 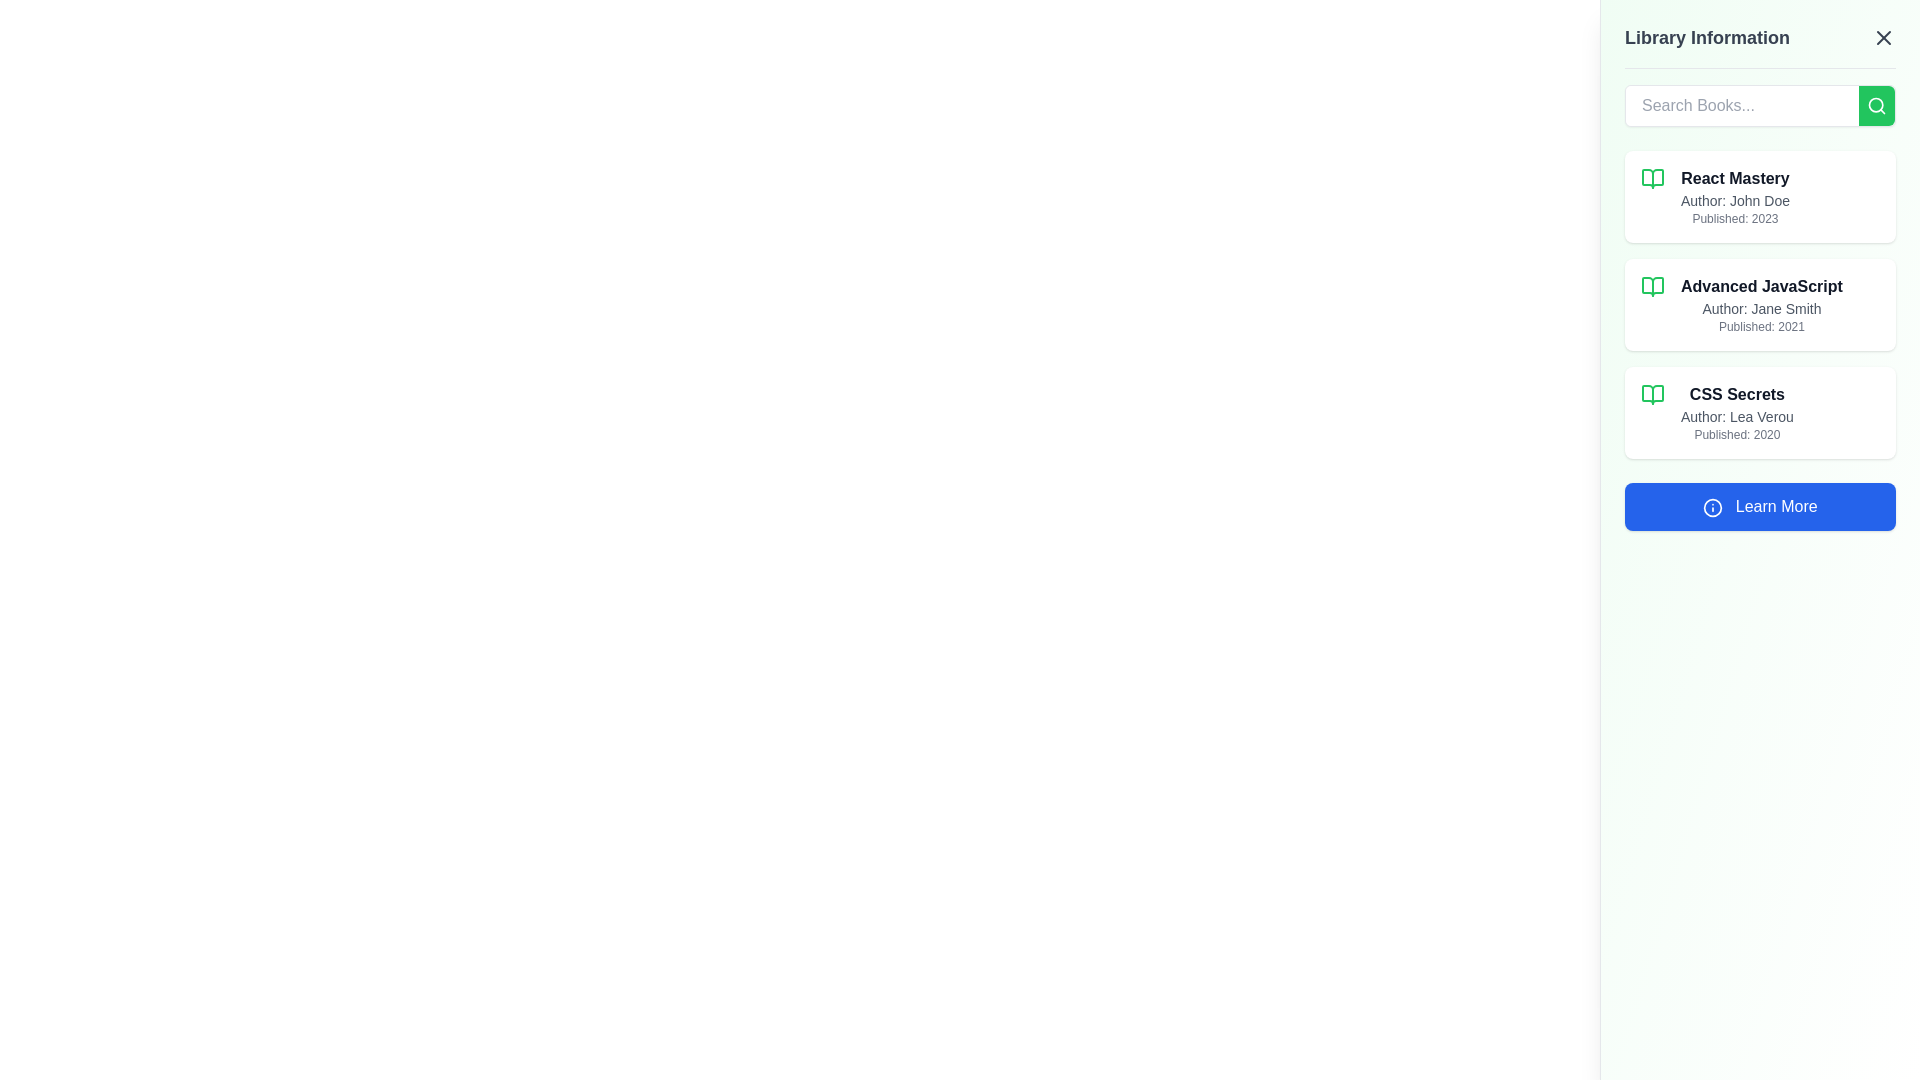 I want to click on the circular icon component within the SVG graphic, which is centered among its siblings and located next to the 'Learn More' button, so click(x=1712, y=506).